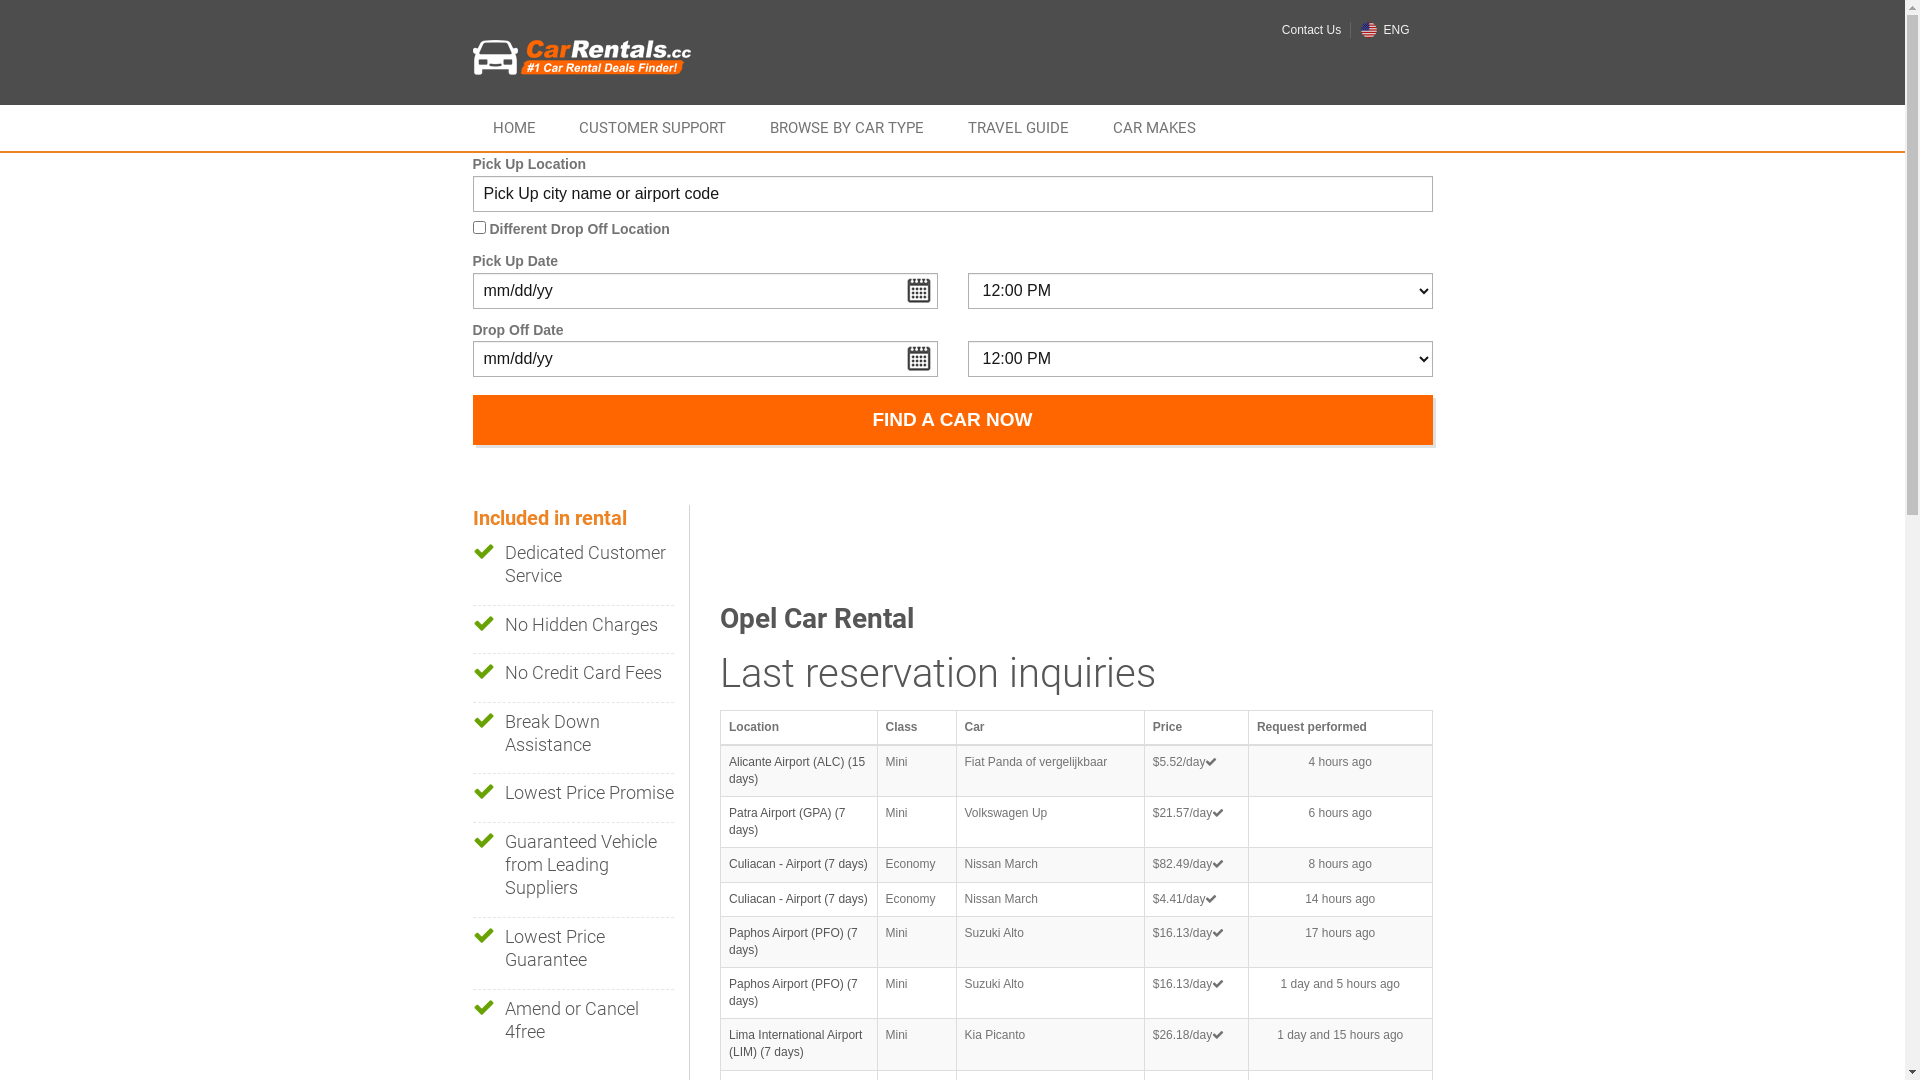  What do you see at coordinates (513, 127) in the screenshot?
I see `'HOME'` at bounding box center [513, 127].